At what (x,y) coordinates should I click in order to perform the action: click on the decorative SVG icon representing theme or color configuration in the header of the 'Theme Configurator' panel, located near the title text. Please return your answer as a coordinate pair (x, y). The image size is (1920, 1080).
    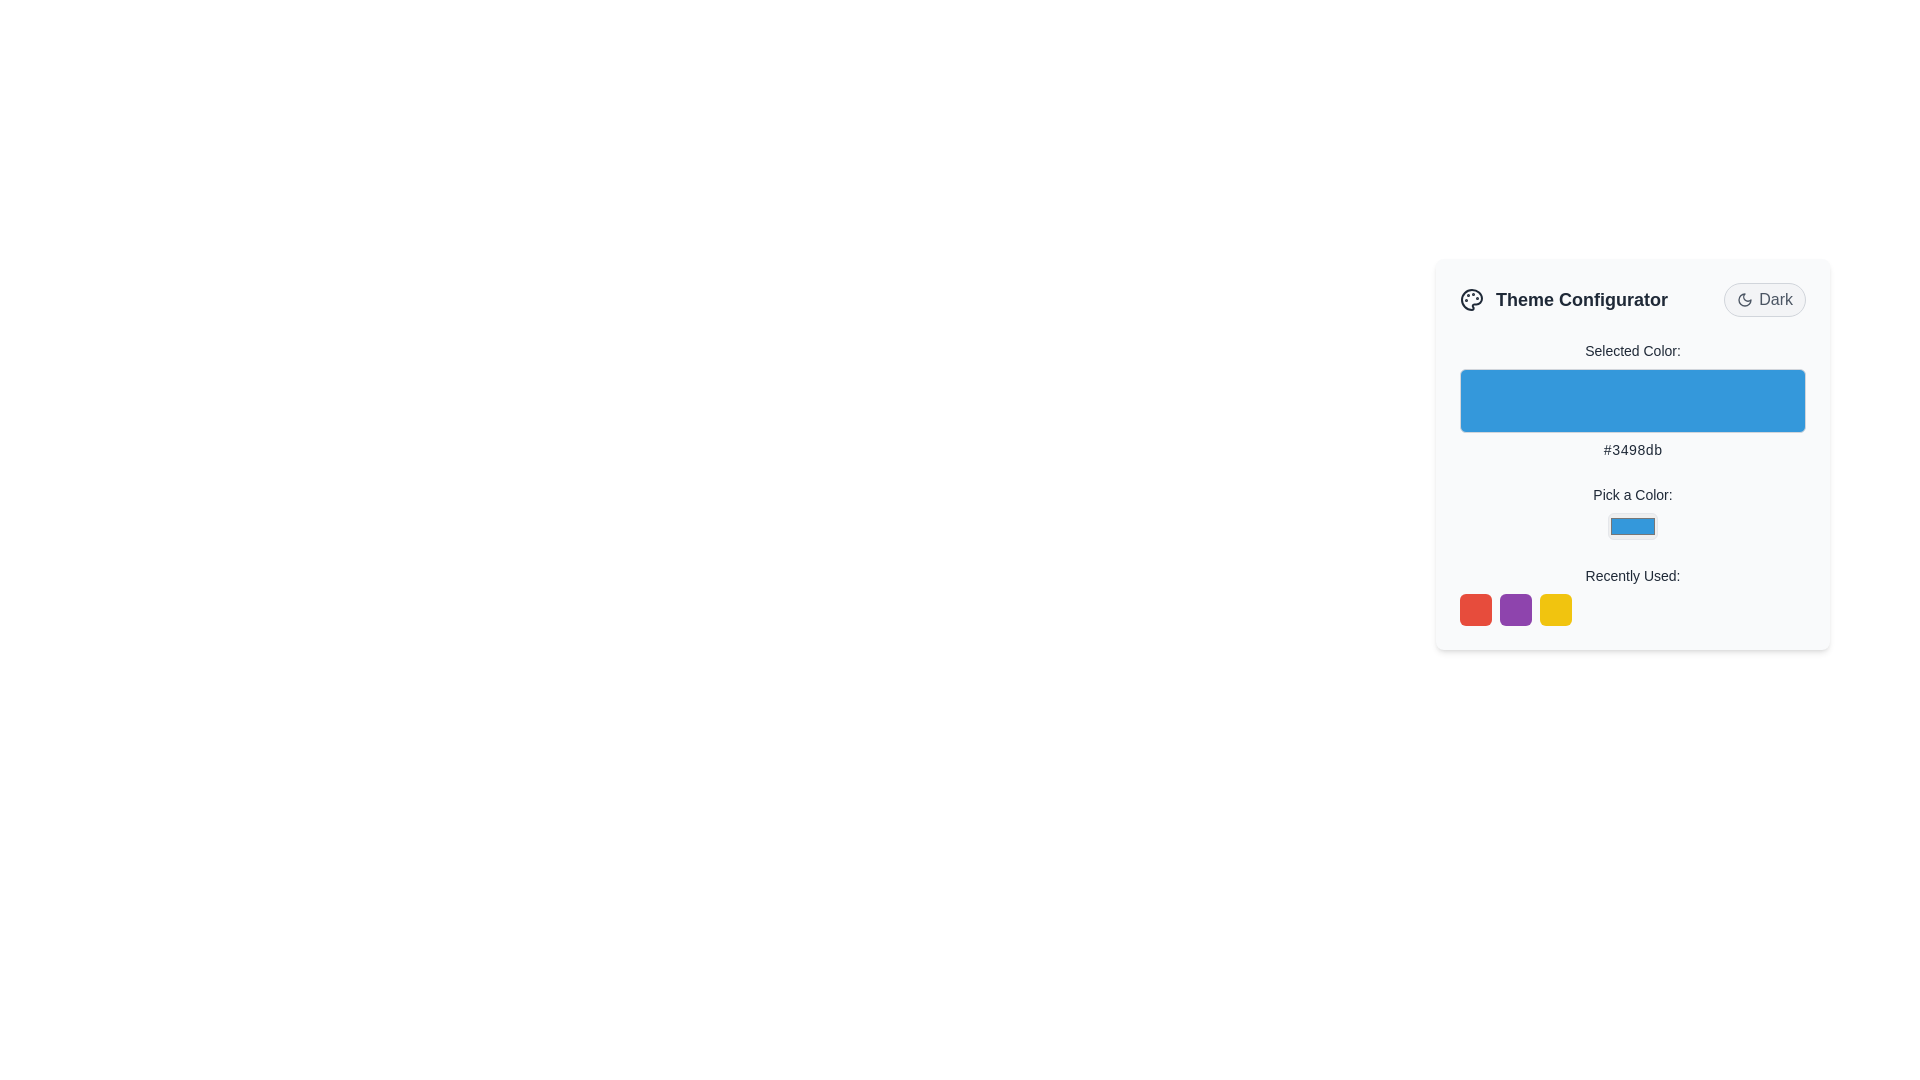
    Looking at the image, I should click on (1472, 300).